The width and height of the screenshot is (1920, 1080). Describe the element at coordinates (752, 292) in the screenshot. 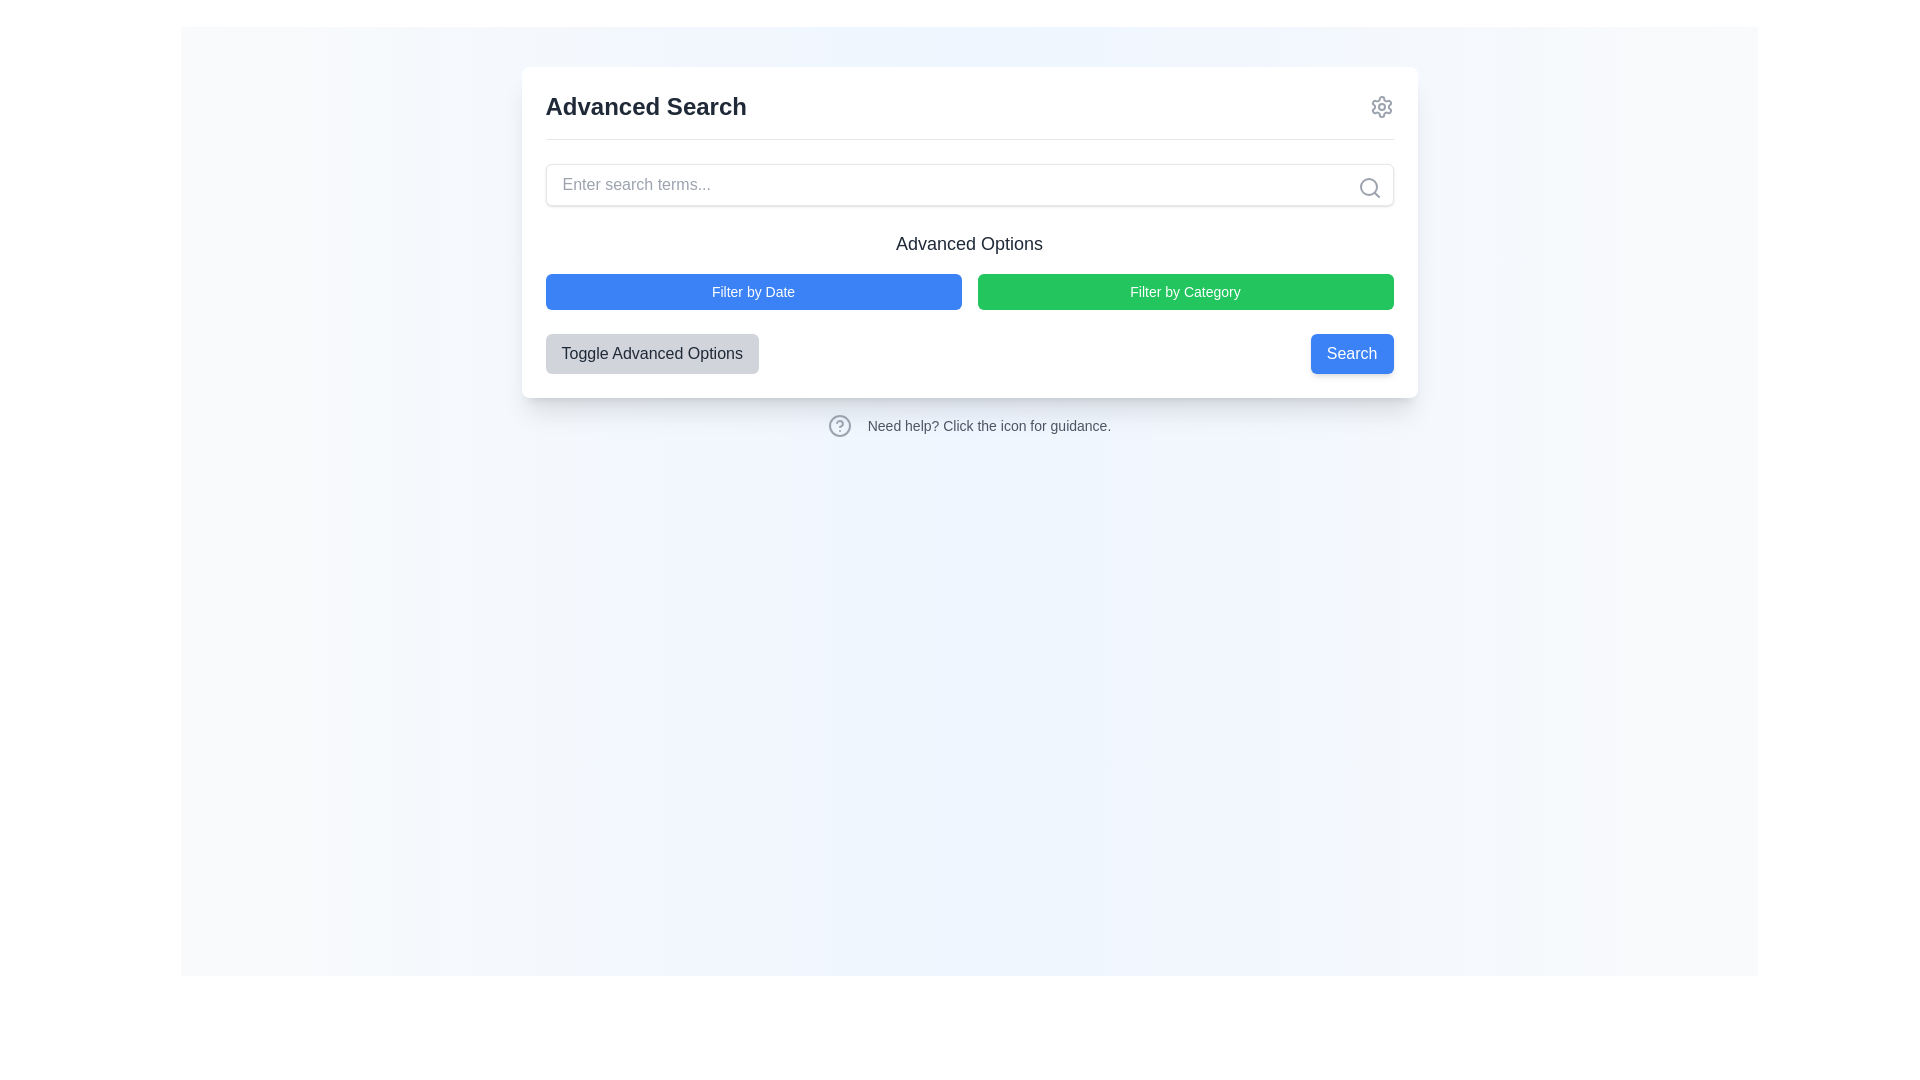

I see `the rectangular button with a blue background and white text reading 'Filter by Date'` at that location.